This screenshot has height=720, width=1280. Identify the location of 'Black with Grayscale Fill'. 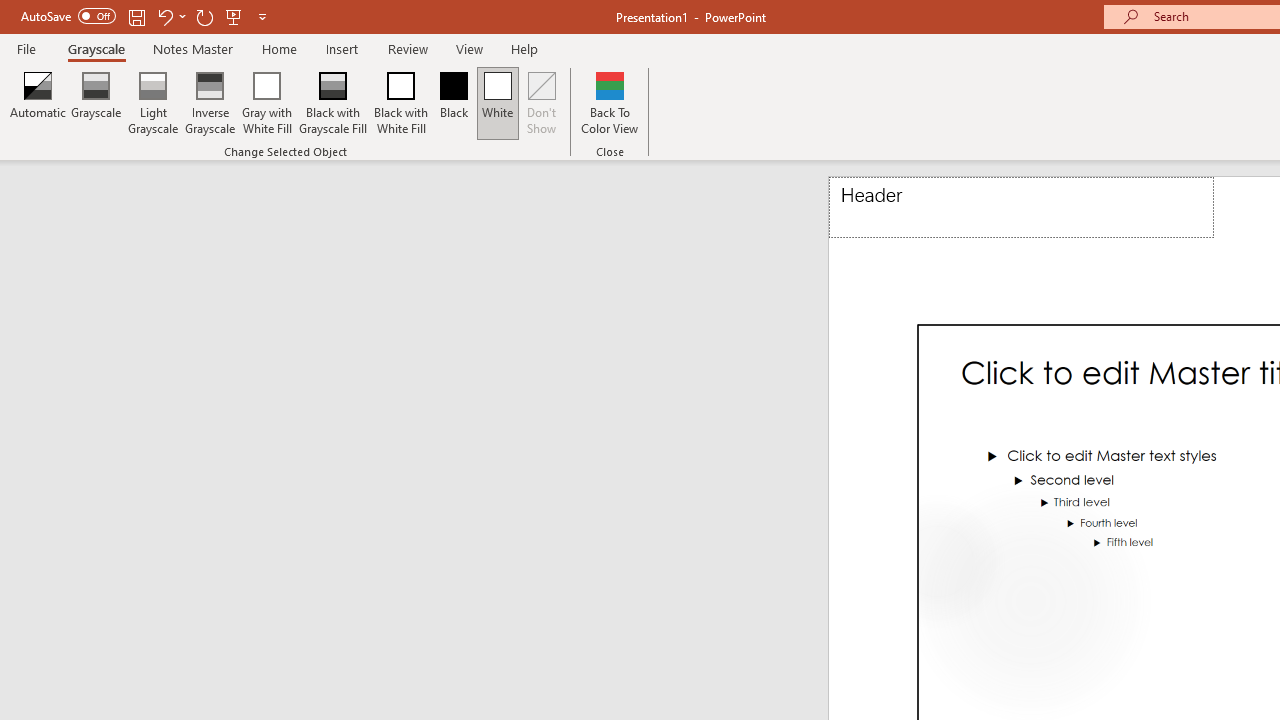
(333, 103).